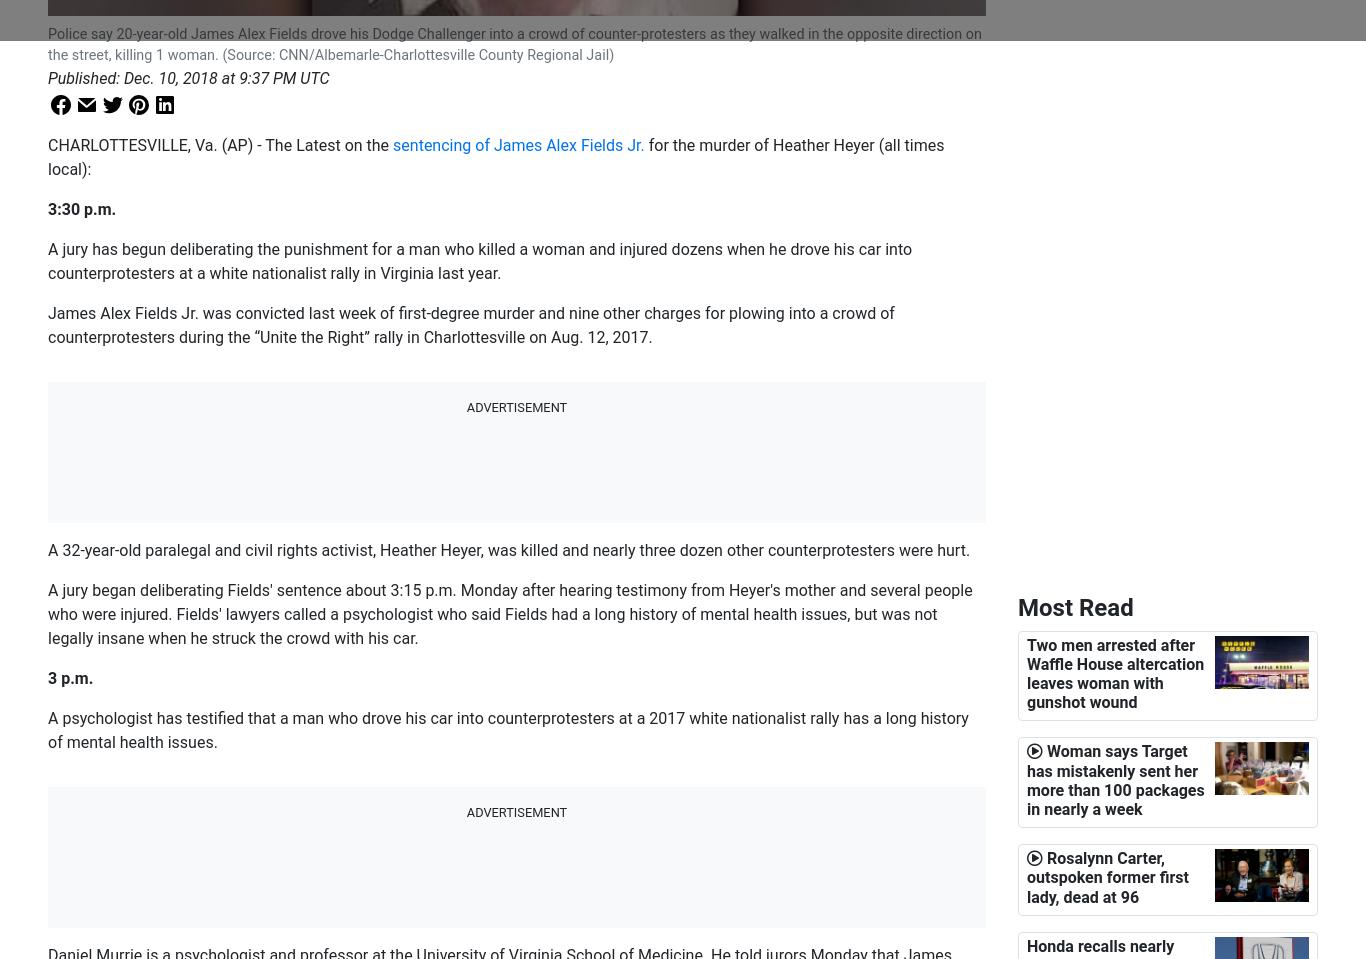 The height and width of the screenshot is (959, 1366). I want to click on 'Police say 20-year-old James Alex Fields drove his Dodge Challenger into a crowd of counter-protesters as they walked in the opposite direction on the street, killing 1 woman. (Source: CNN/Albemarle-Charlottesville County Regional Jail)', so click(514, 43).